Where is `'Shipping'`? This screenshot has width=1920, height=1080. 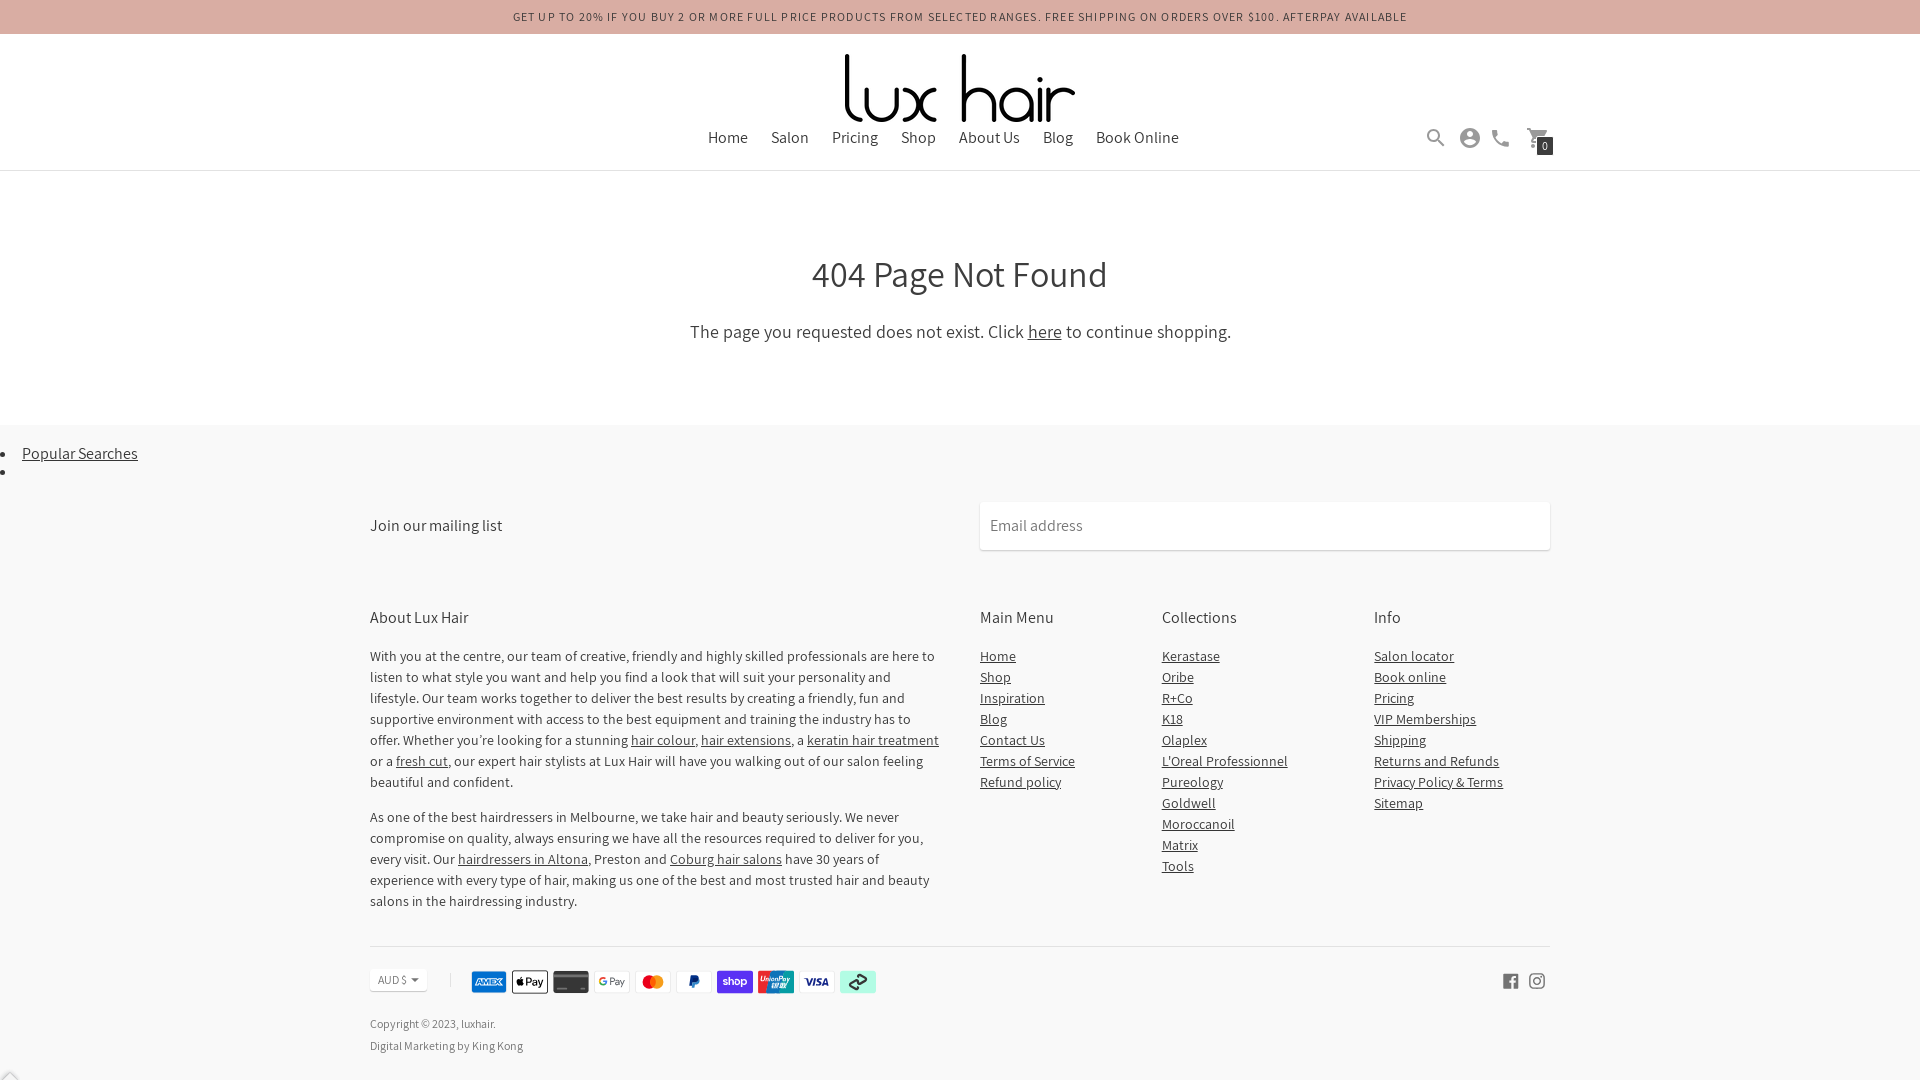
'Shipping' is located at coordinates (1399, 740).